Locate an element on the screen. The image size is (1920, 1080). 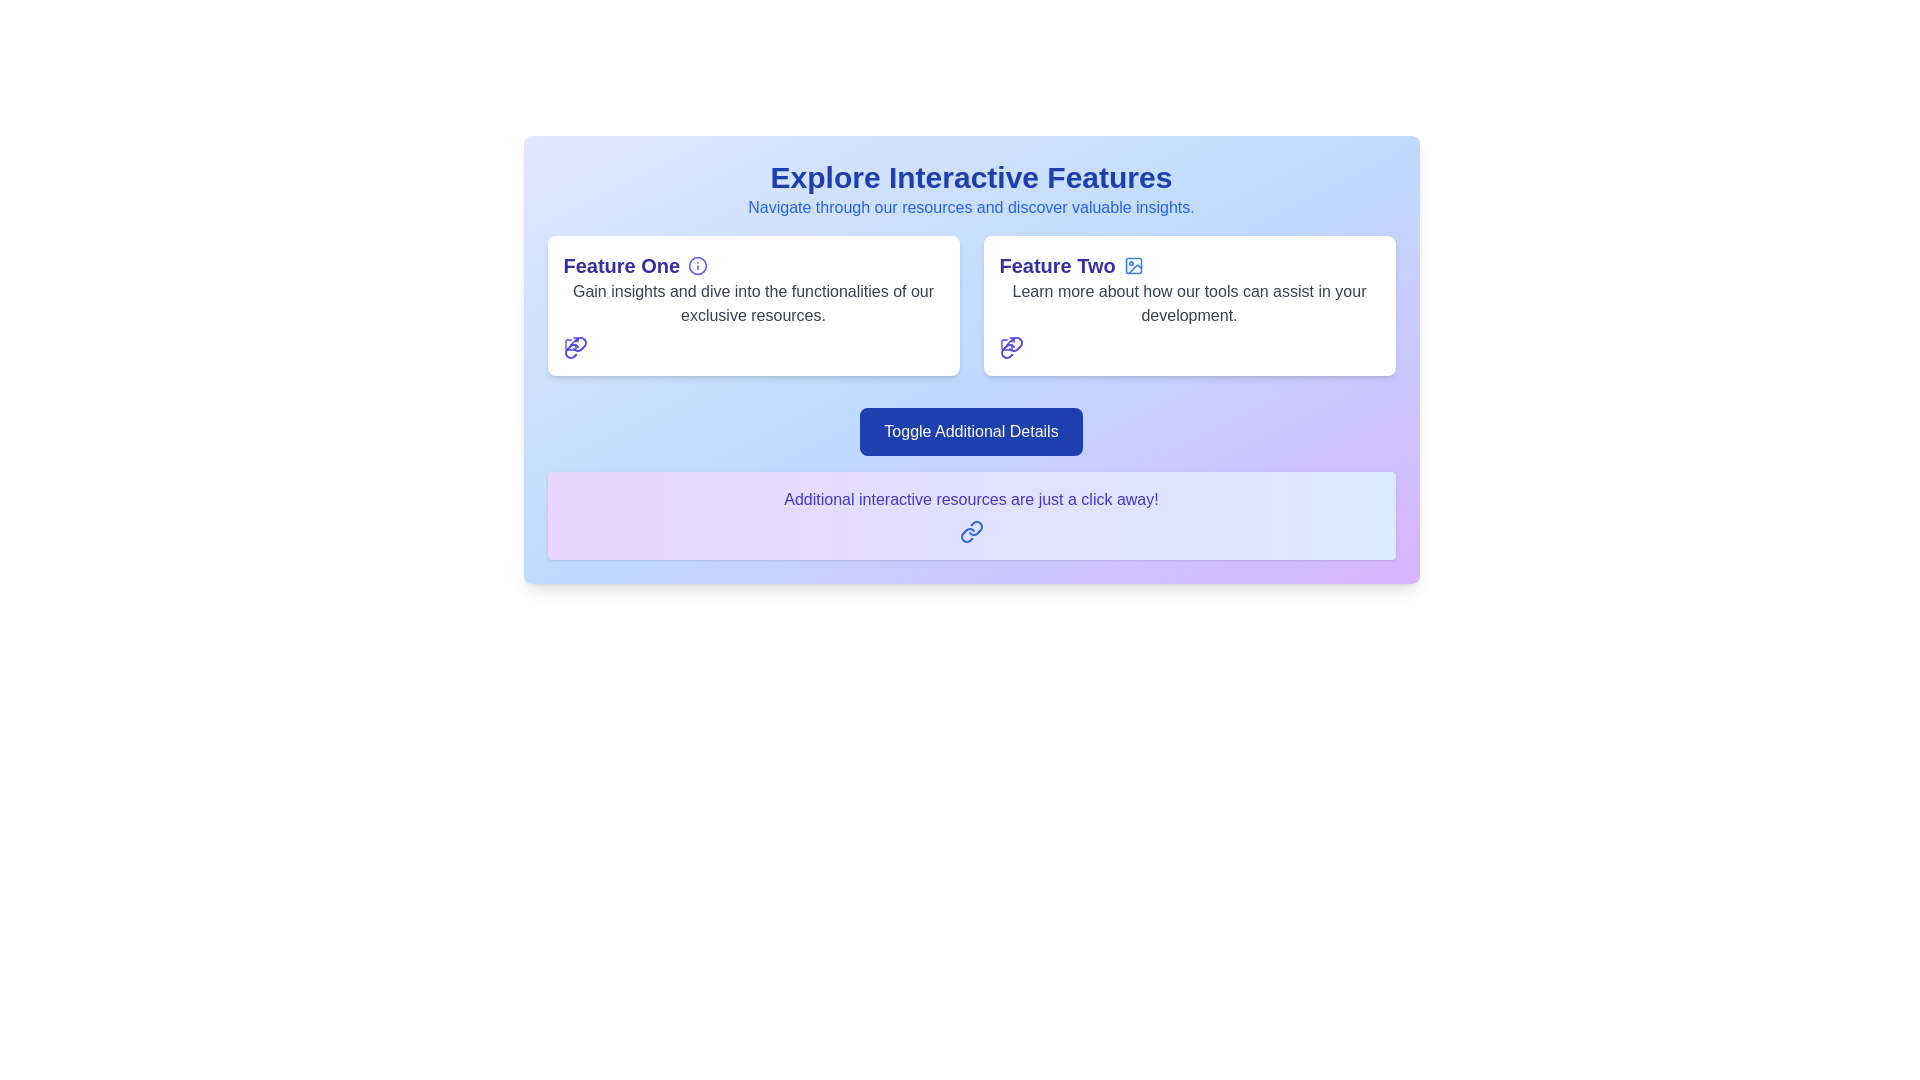
the circular icon located near the title of the text block labeled 'Feature One', which is styled to indicate an informational or interactive state is located at coordinates (698, 265).